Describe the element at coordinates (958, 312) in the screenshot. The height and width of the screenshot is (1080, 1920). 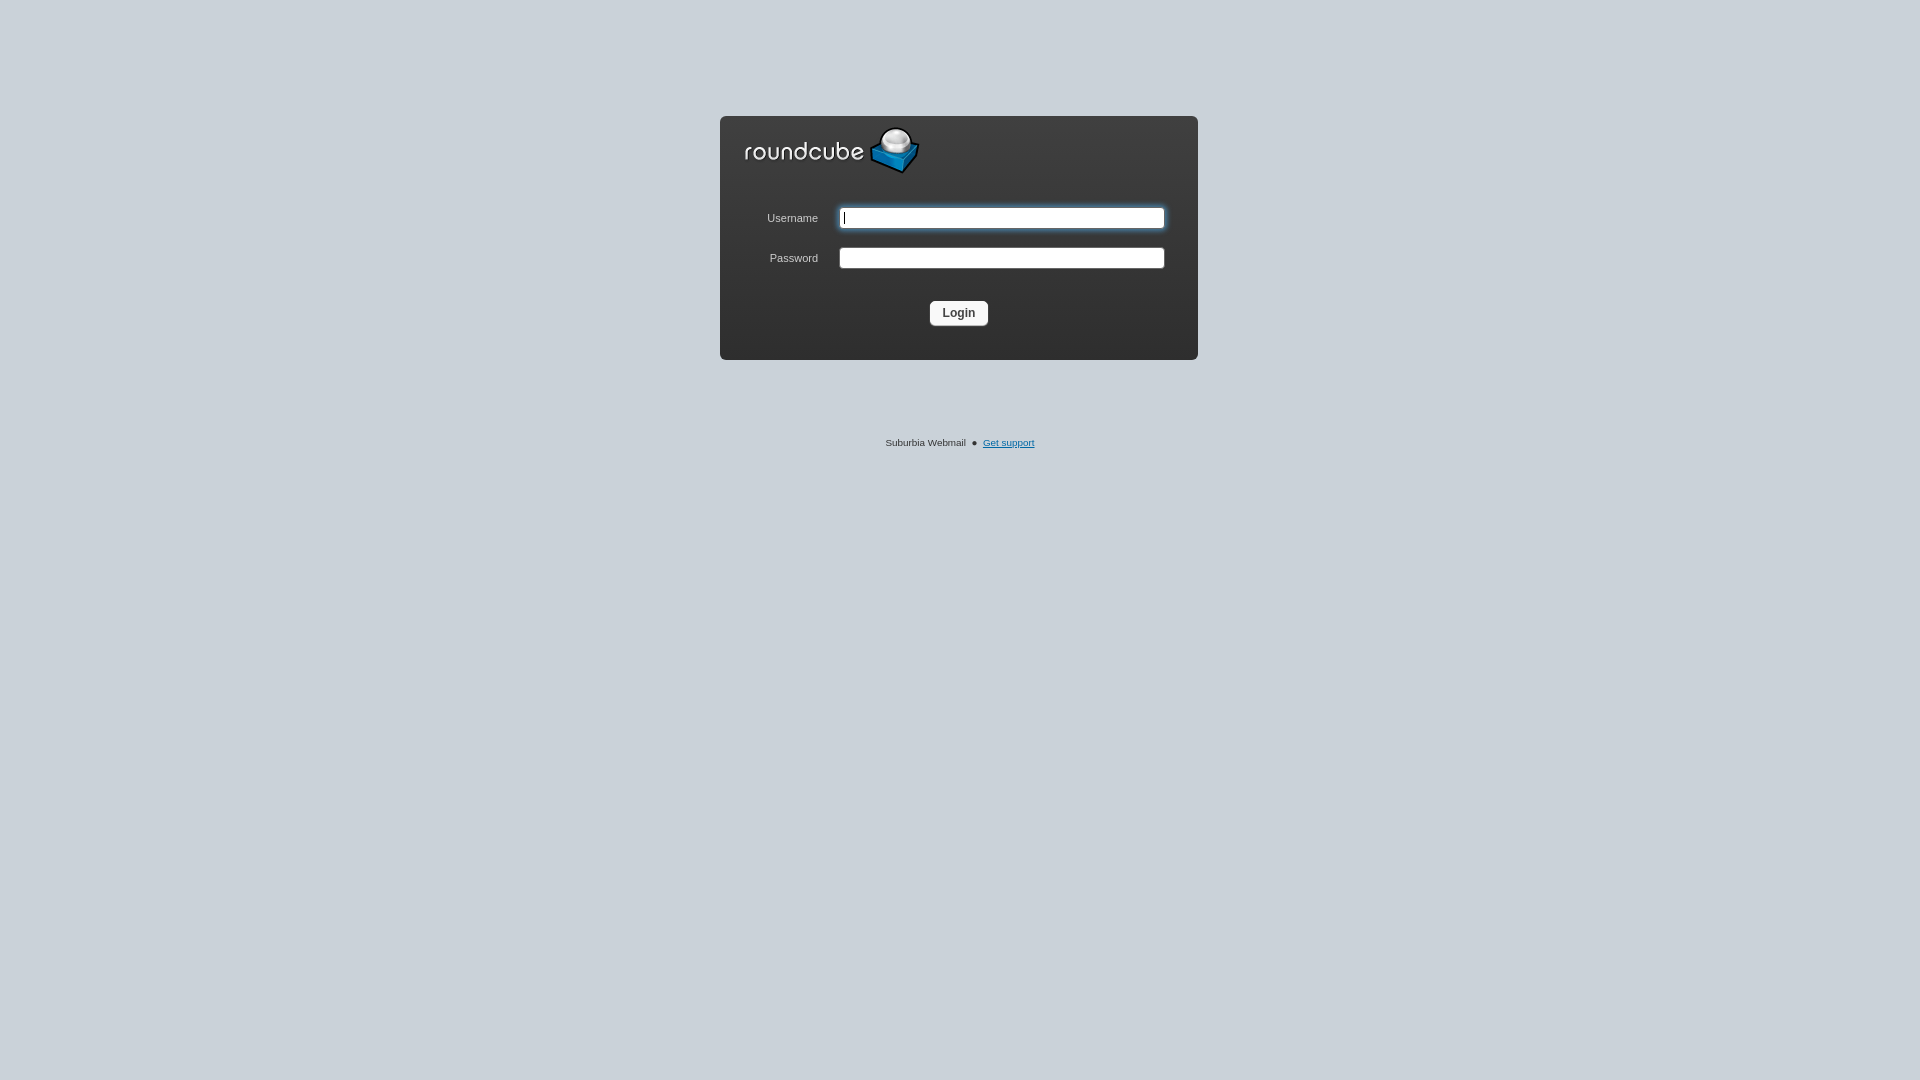
I see `'Login'` at that location.